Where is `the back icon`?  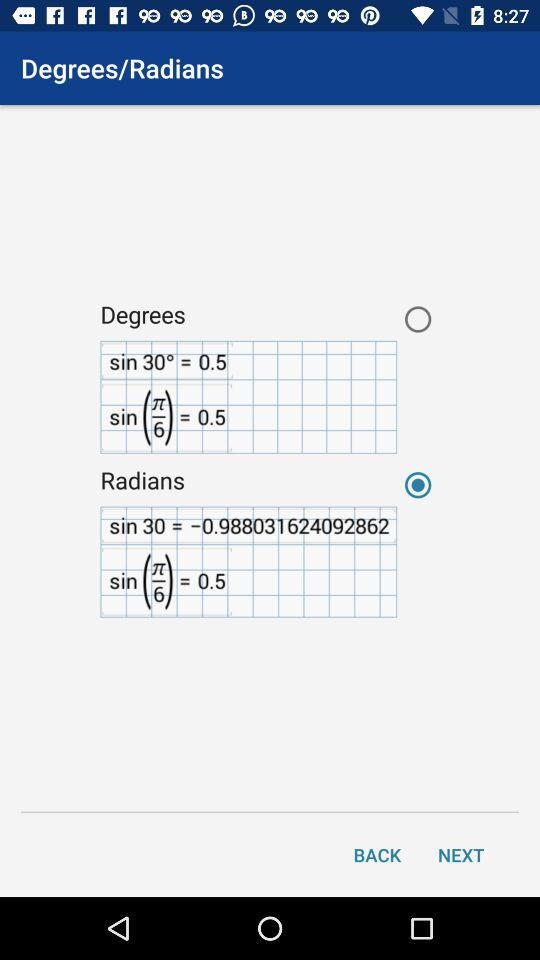
the back icon is located at coordinates (377, 853).